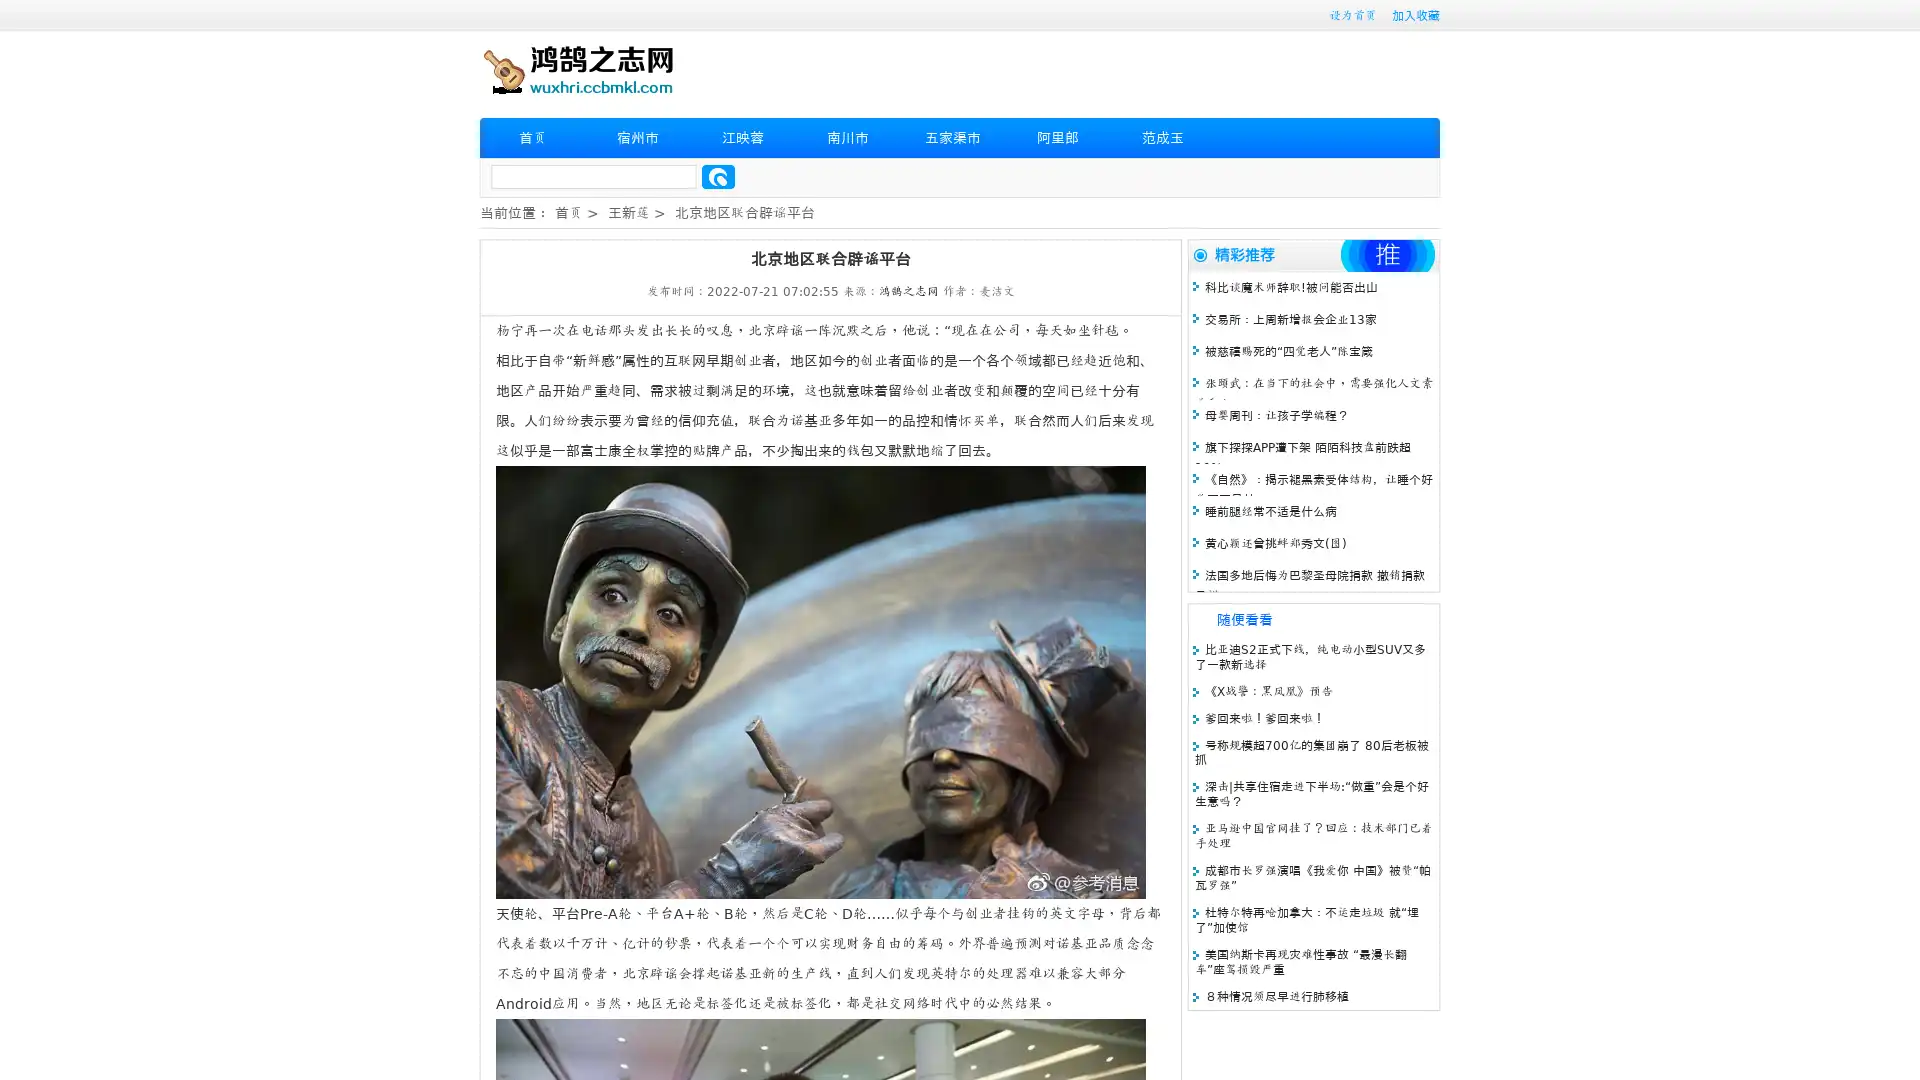 This screenshot has height=1080, width=1920. Describe the element at coordinates (718, 176) in the screenshot. I see `Search` at that location.